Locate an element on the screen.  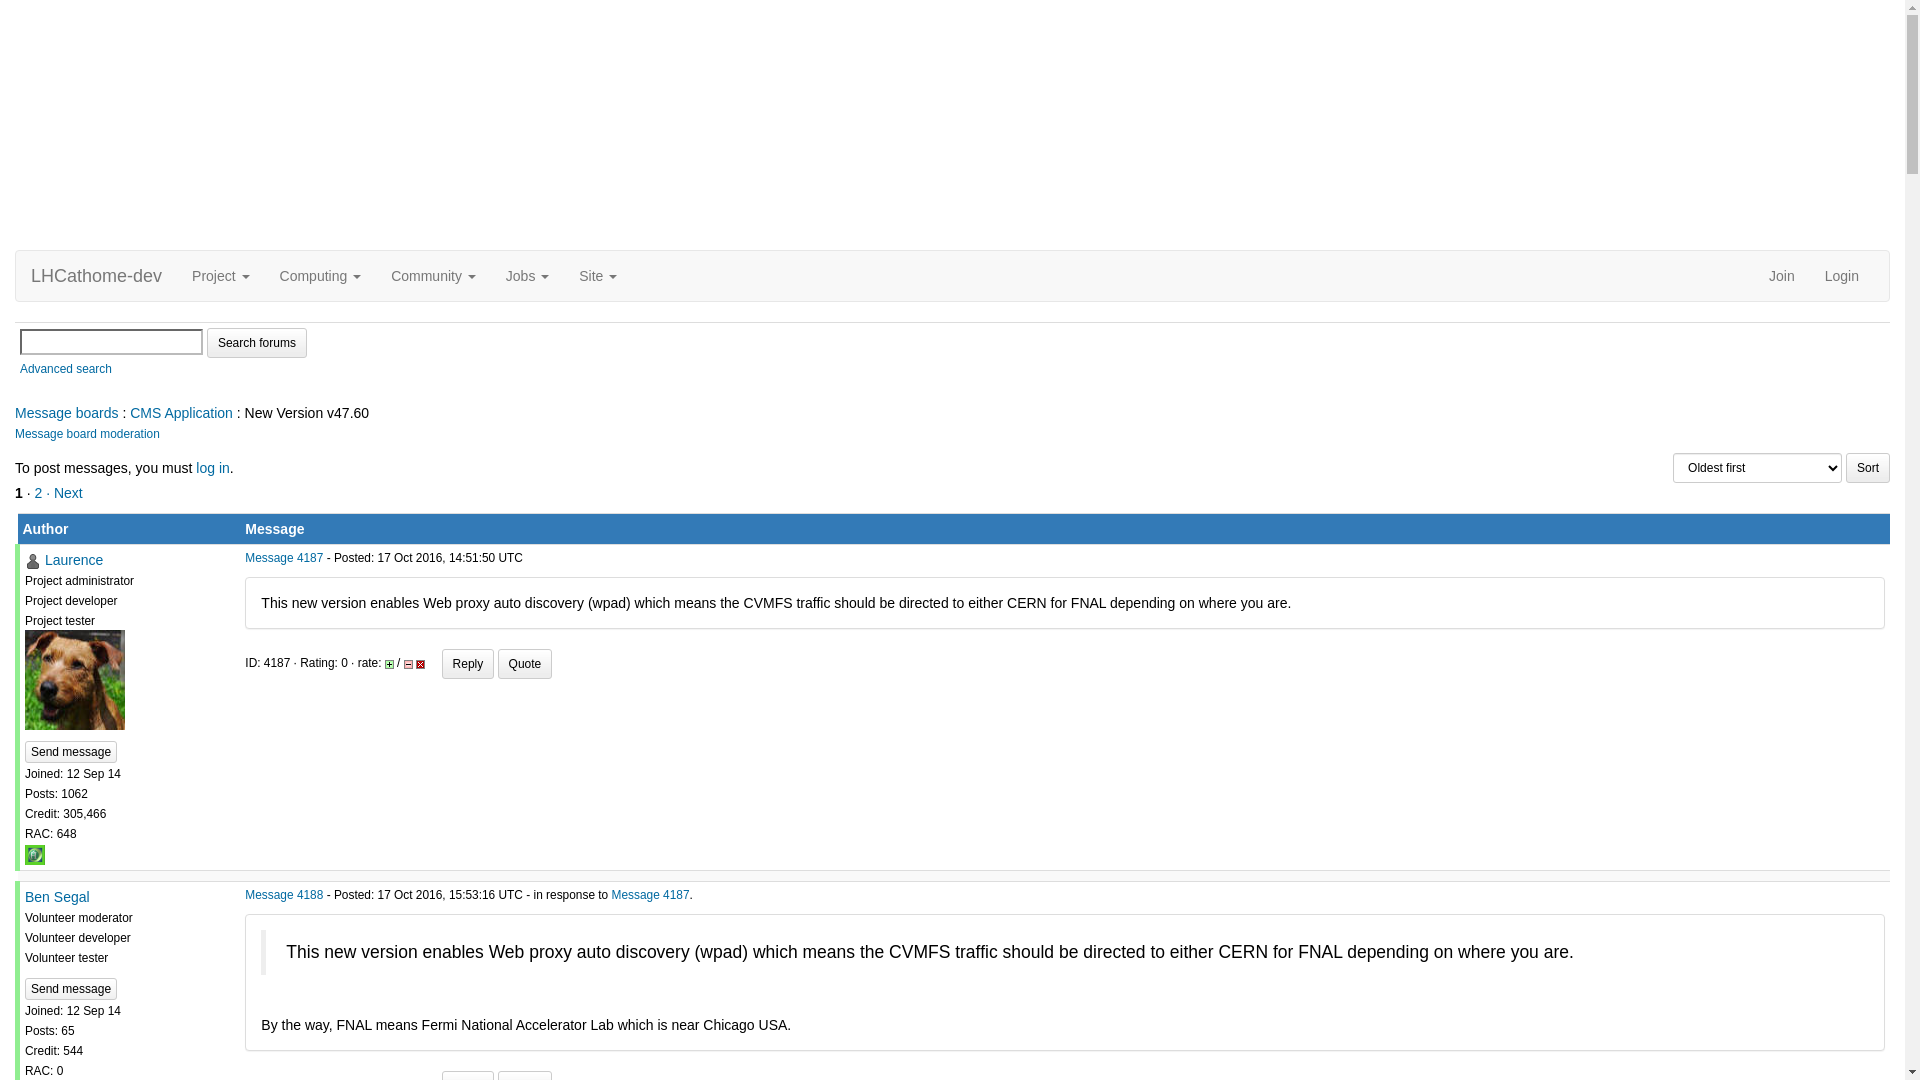
'Click if you don't like this message' is located at coordinates (407, 664).